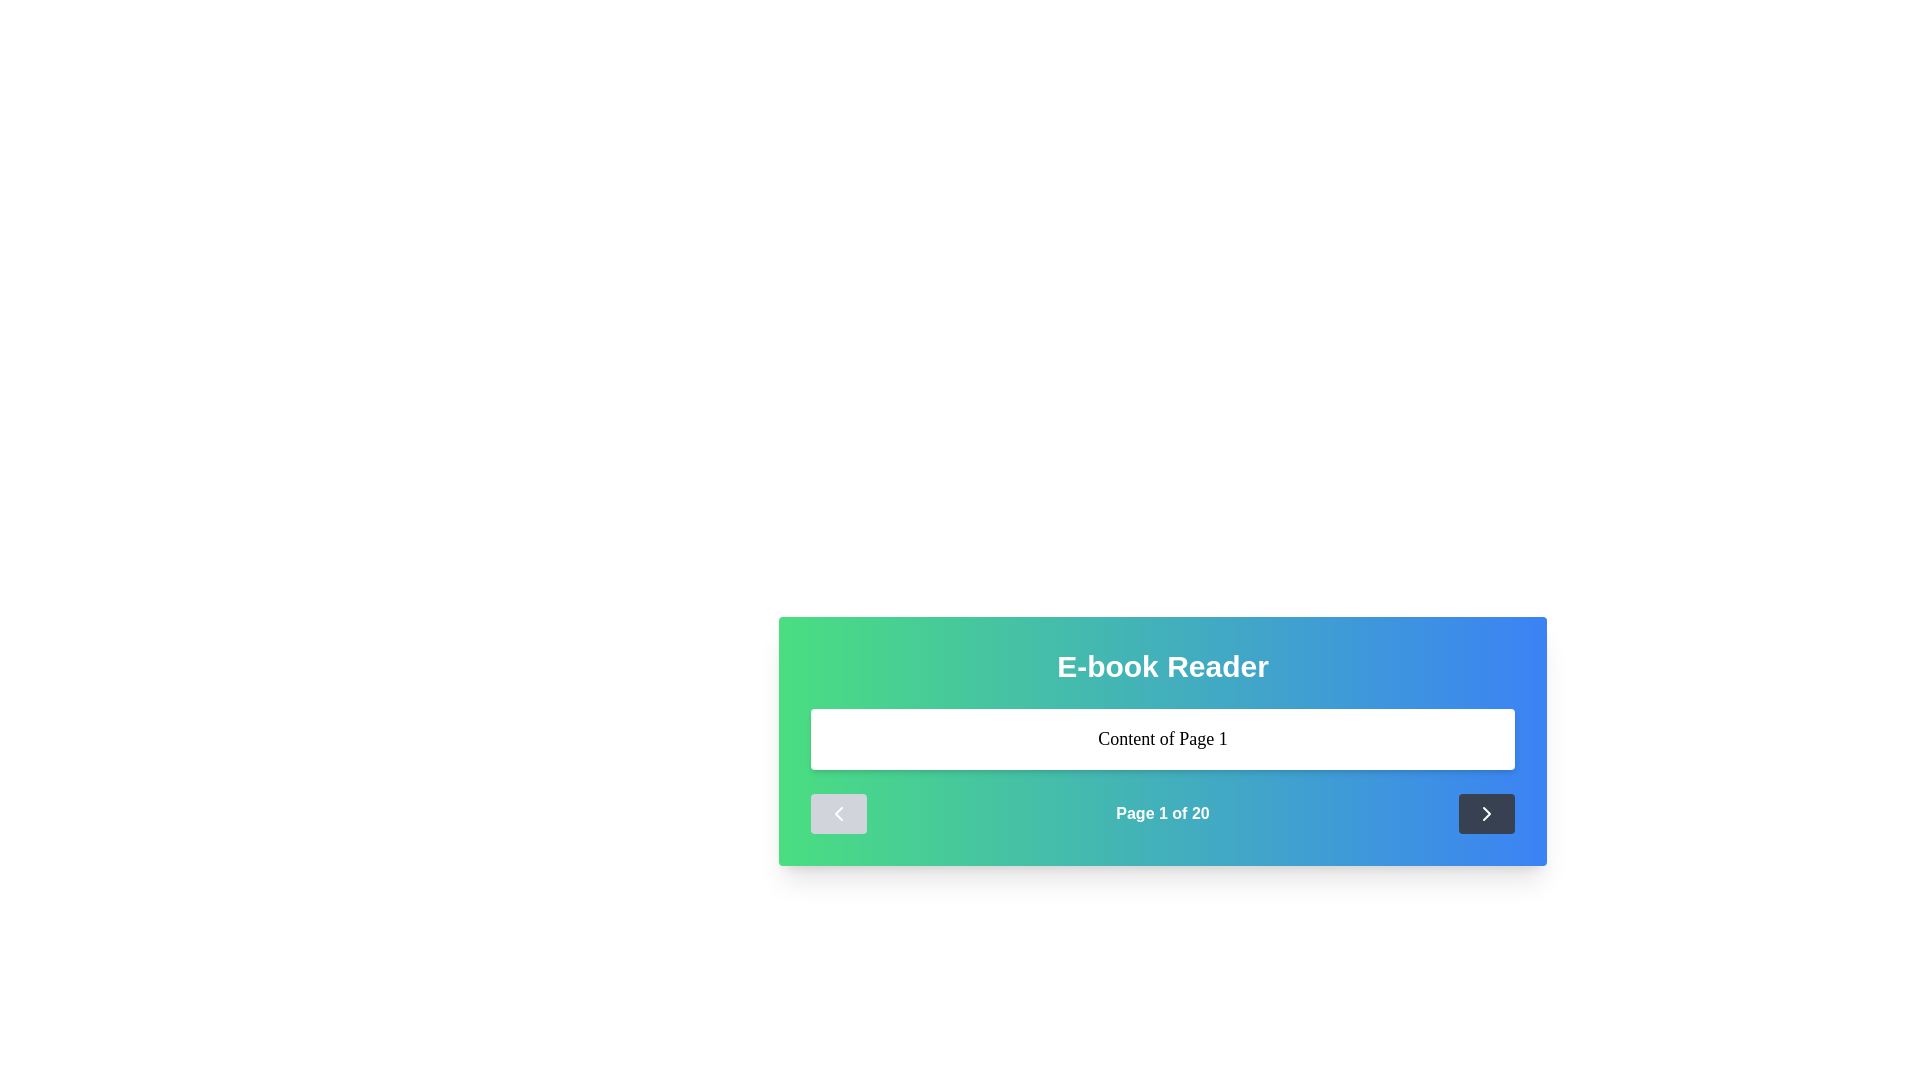  I want to click on displayed page number in the text display area located at the bottom section of the gradient-styled card component, centered between the left and right navigation buttons, so click(1162, 813).